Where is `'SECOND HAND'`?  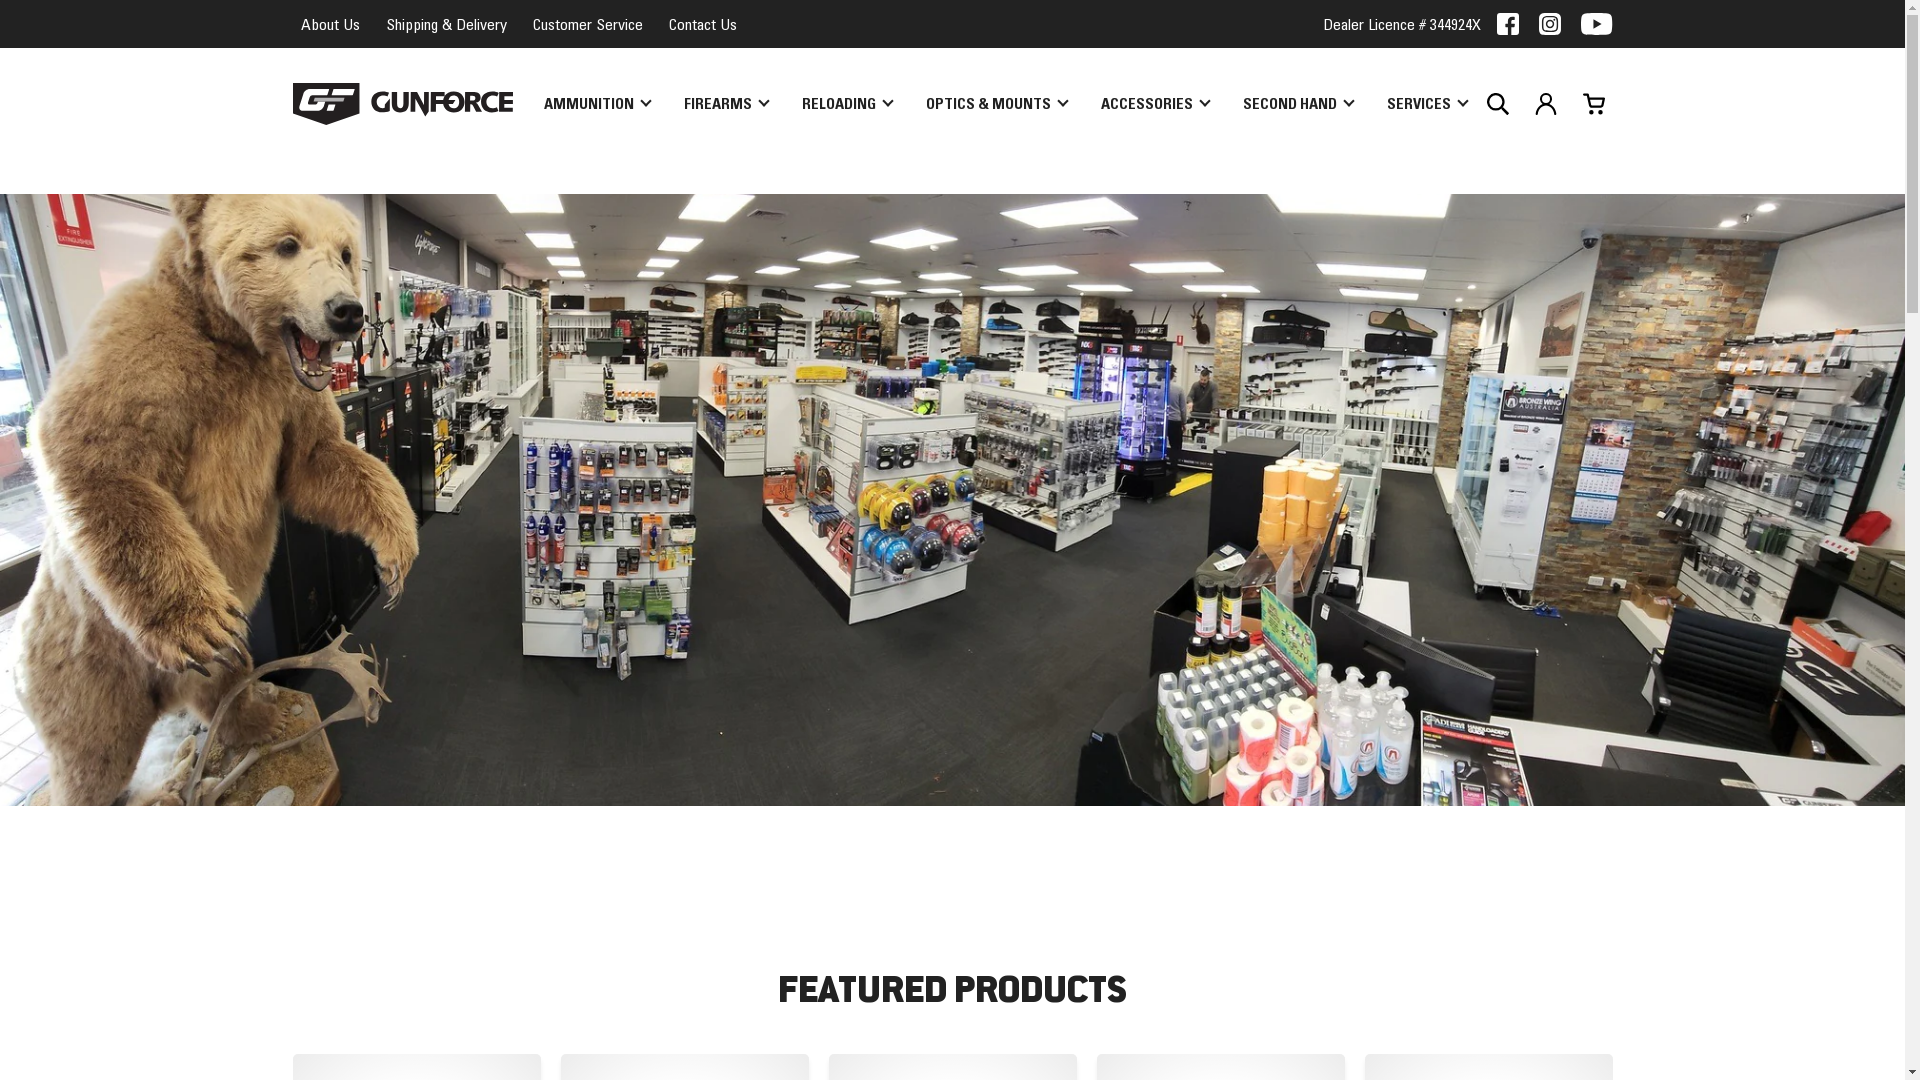
'SECOND HAND' is located at coordinates (1296, 104).